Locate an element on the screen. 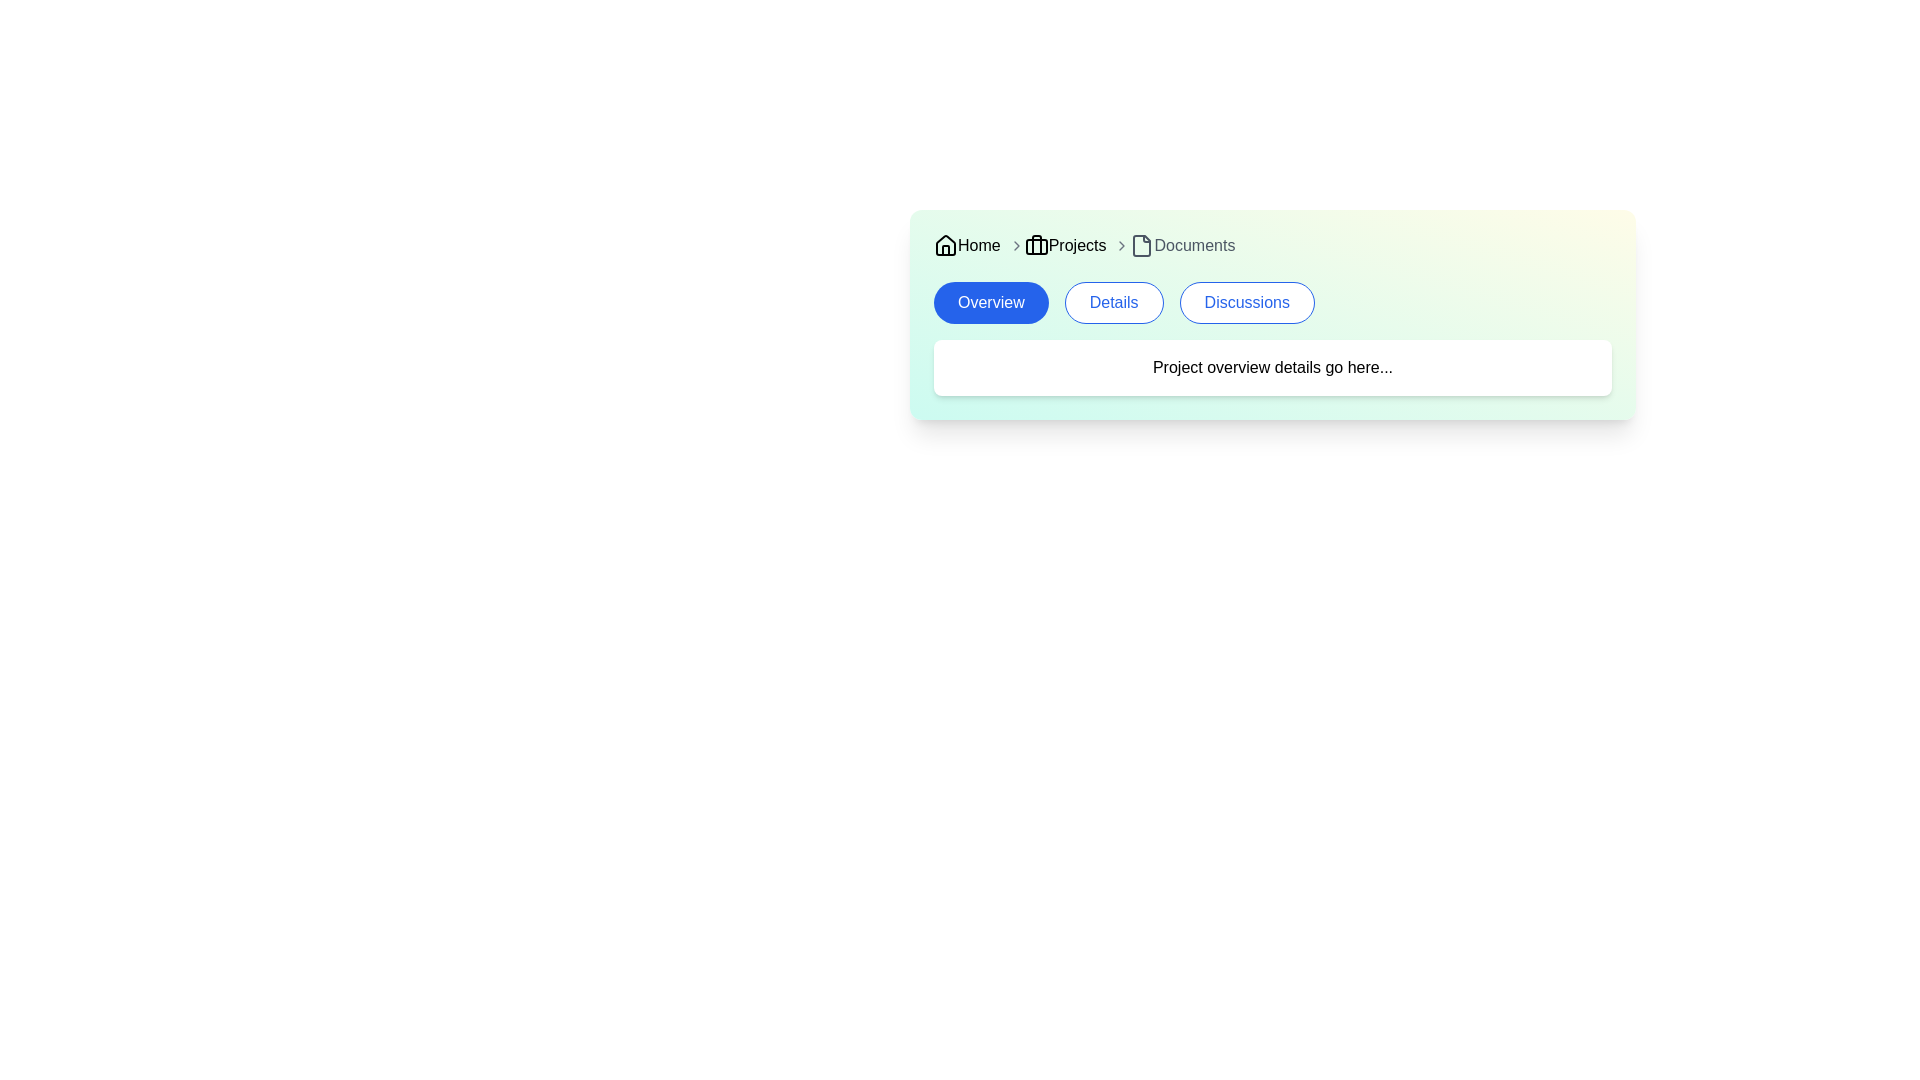  the 'Documents' breadcrumb item, which is styled with a small document icon and is the last item in the breadcrumb navigation bar is located at coordinates (1175, 245).